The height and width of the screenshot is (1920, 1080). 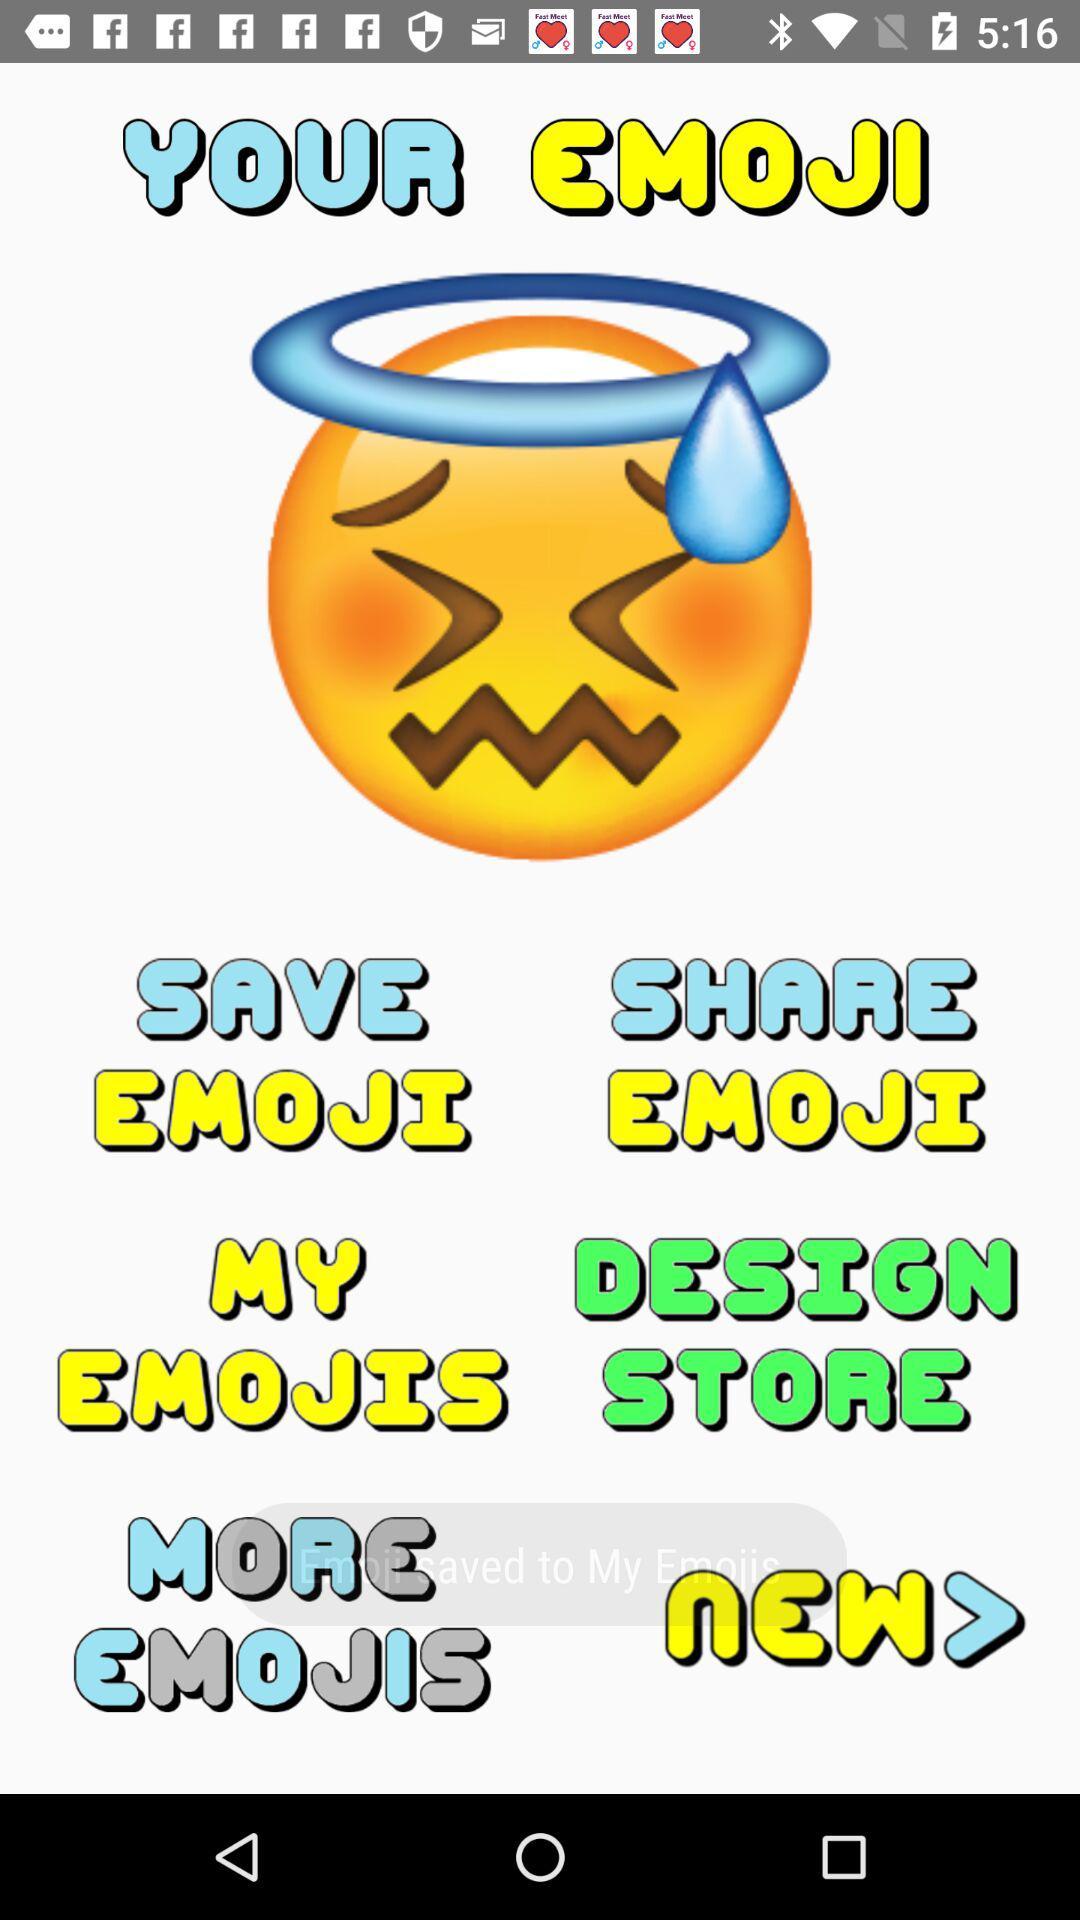 What do you see at coordinates (795, 1614) in the screenshot?
I see `new emoji` at bounding box center [795, 1614].